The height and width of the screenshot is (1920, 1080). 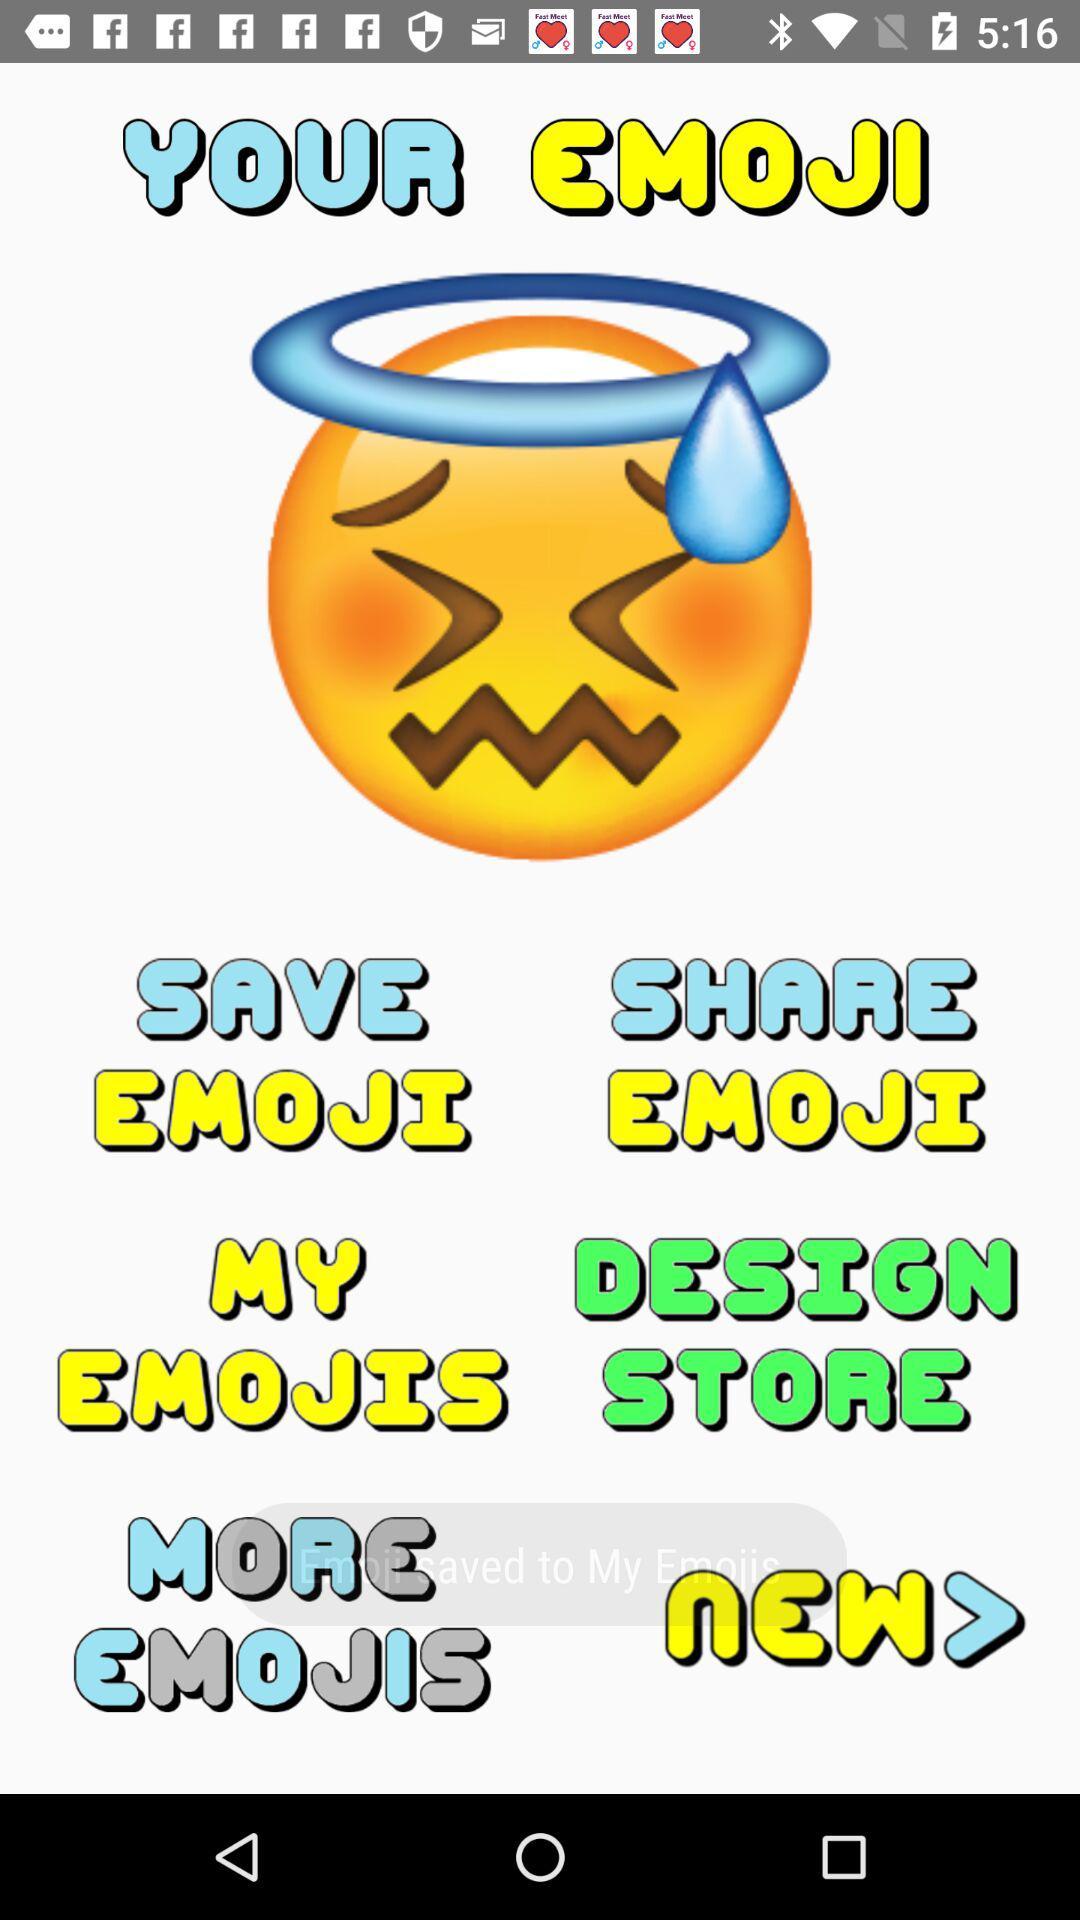 What do you see at coordinates (795, 1614) in the screenshot?
I see `new emoji` at bounding box center [795, 1614].